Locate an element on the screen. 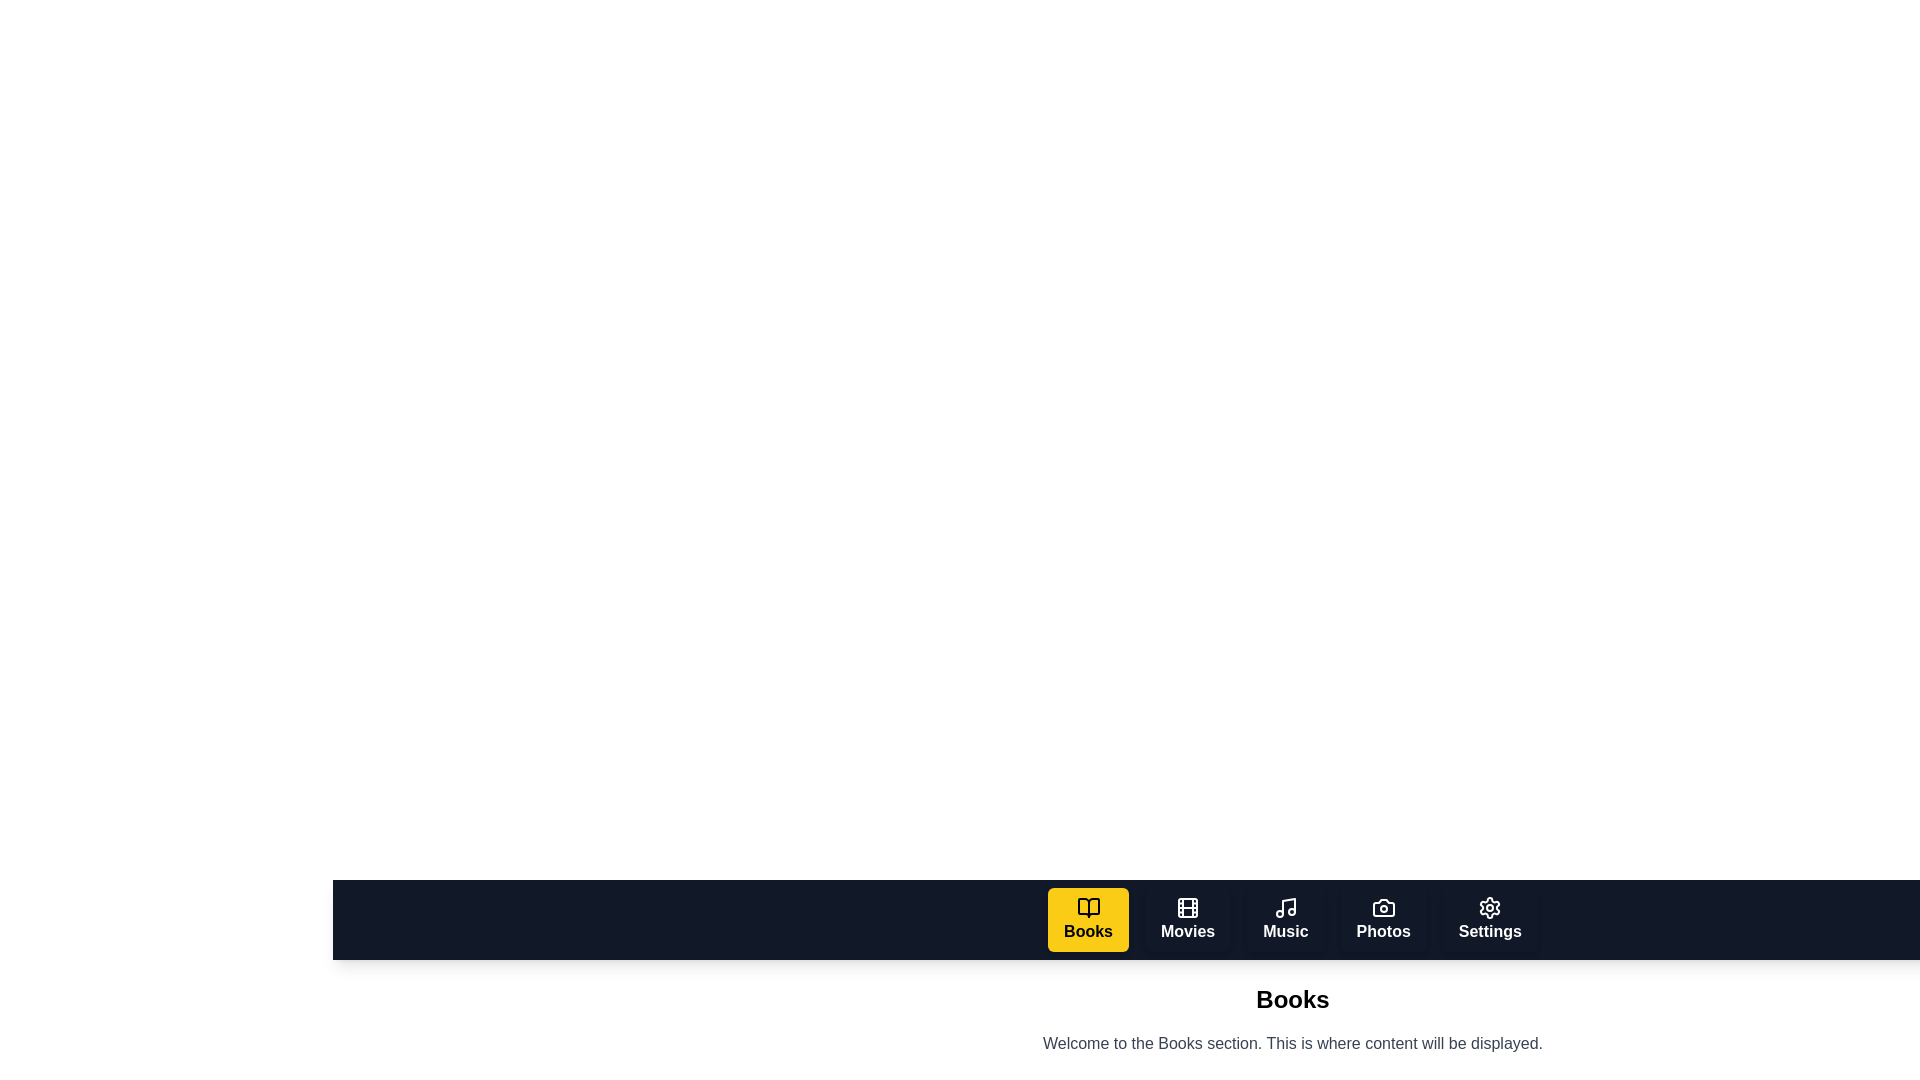 This screenshot has width=1920, height=1080. the Photos tab by clicking on its button is located at coordinates (1382, 920).